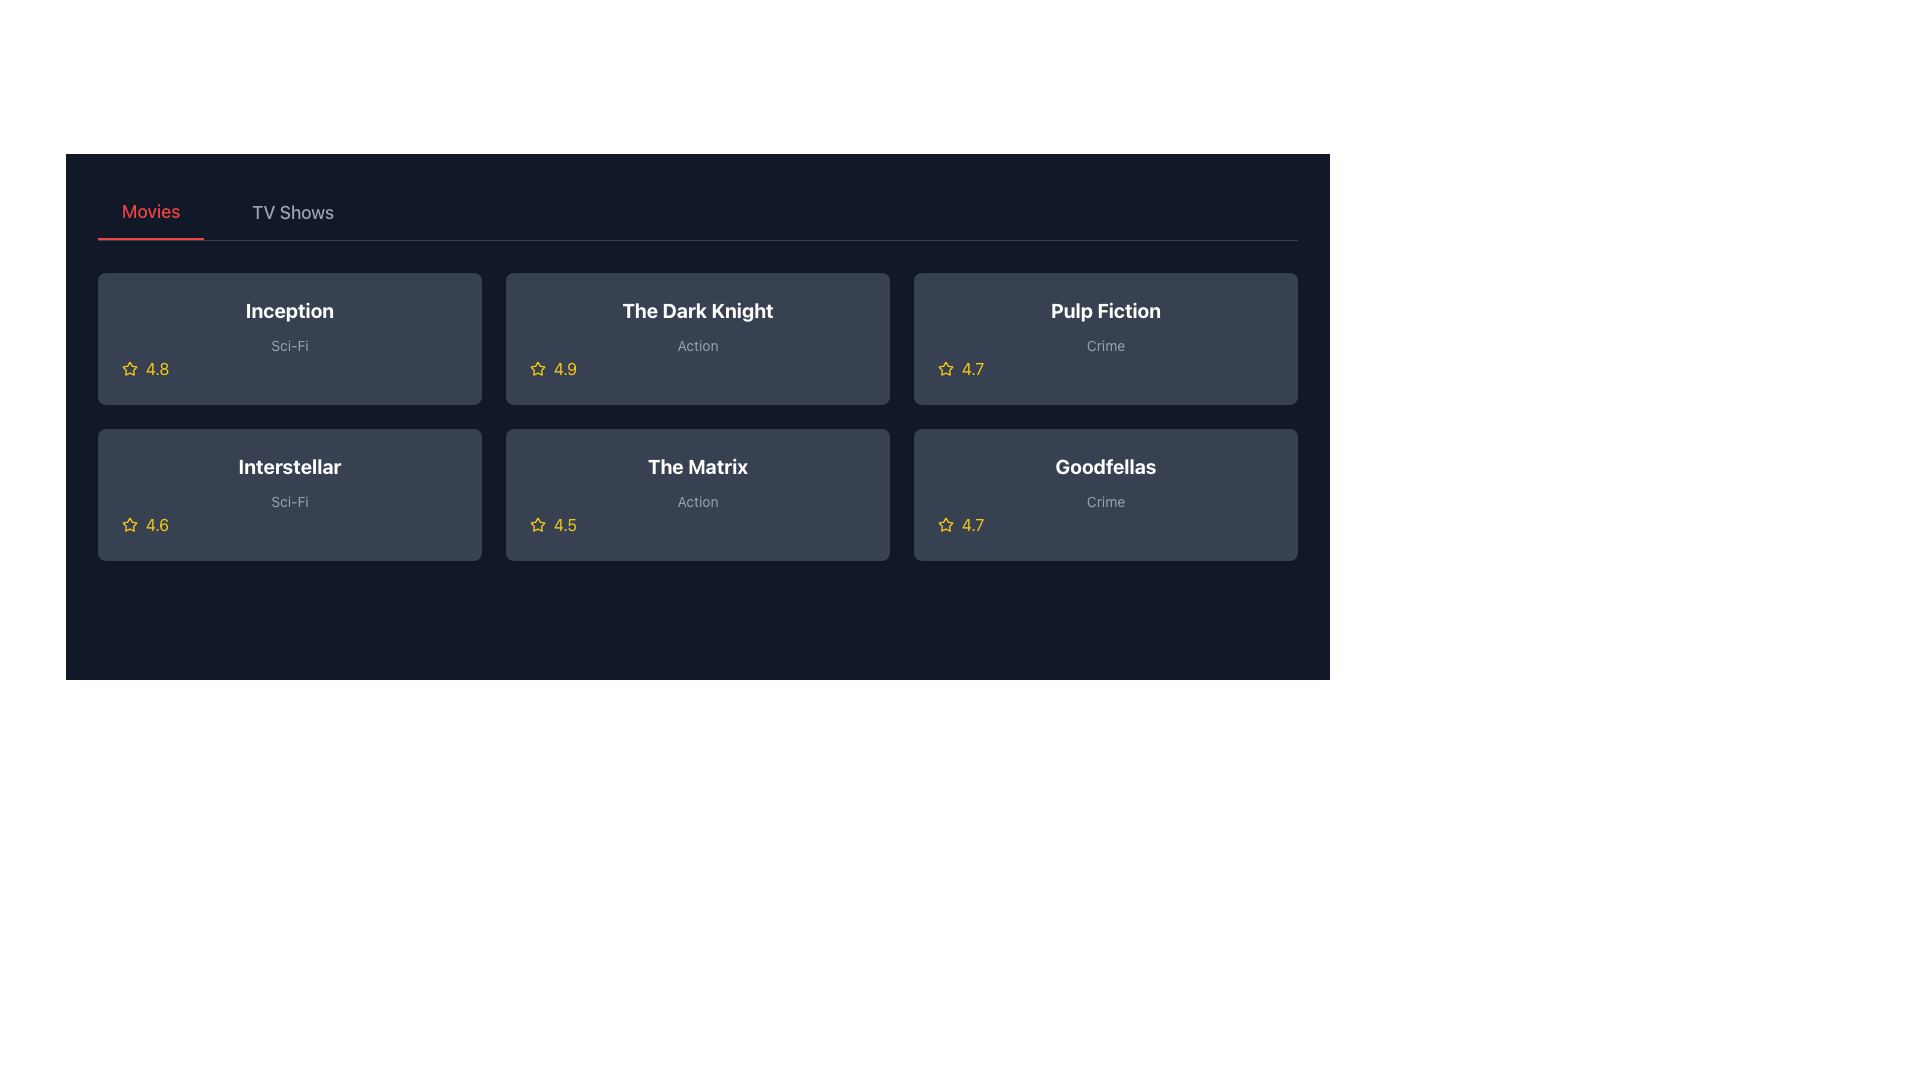 The width and height of the screenshot is (1920, 1080). I want to click on the text label displaying the title 'Goodfellas', located inside the last card of the bottom row in a grid layout, positioned above the text 'Crime', so click(1104, 466).